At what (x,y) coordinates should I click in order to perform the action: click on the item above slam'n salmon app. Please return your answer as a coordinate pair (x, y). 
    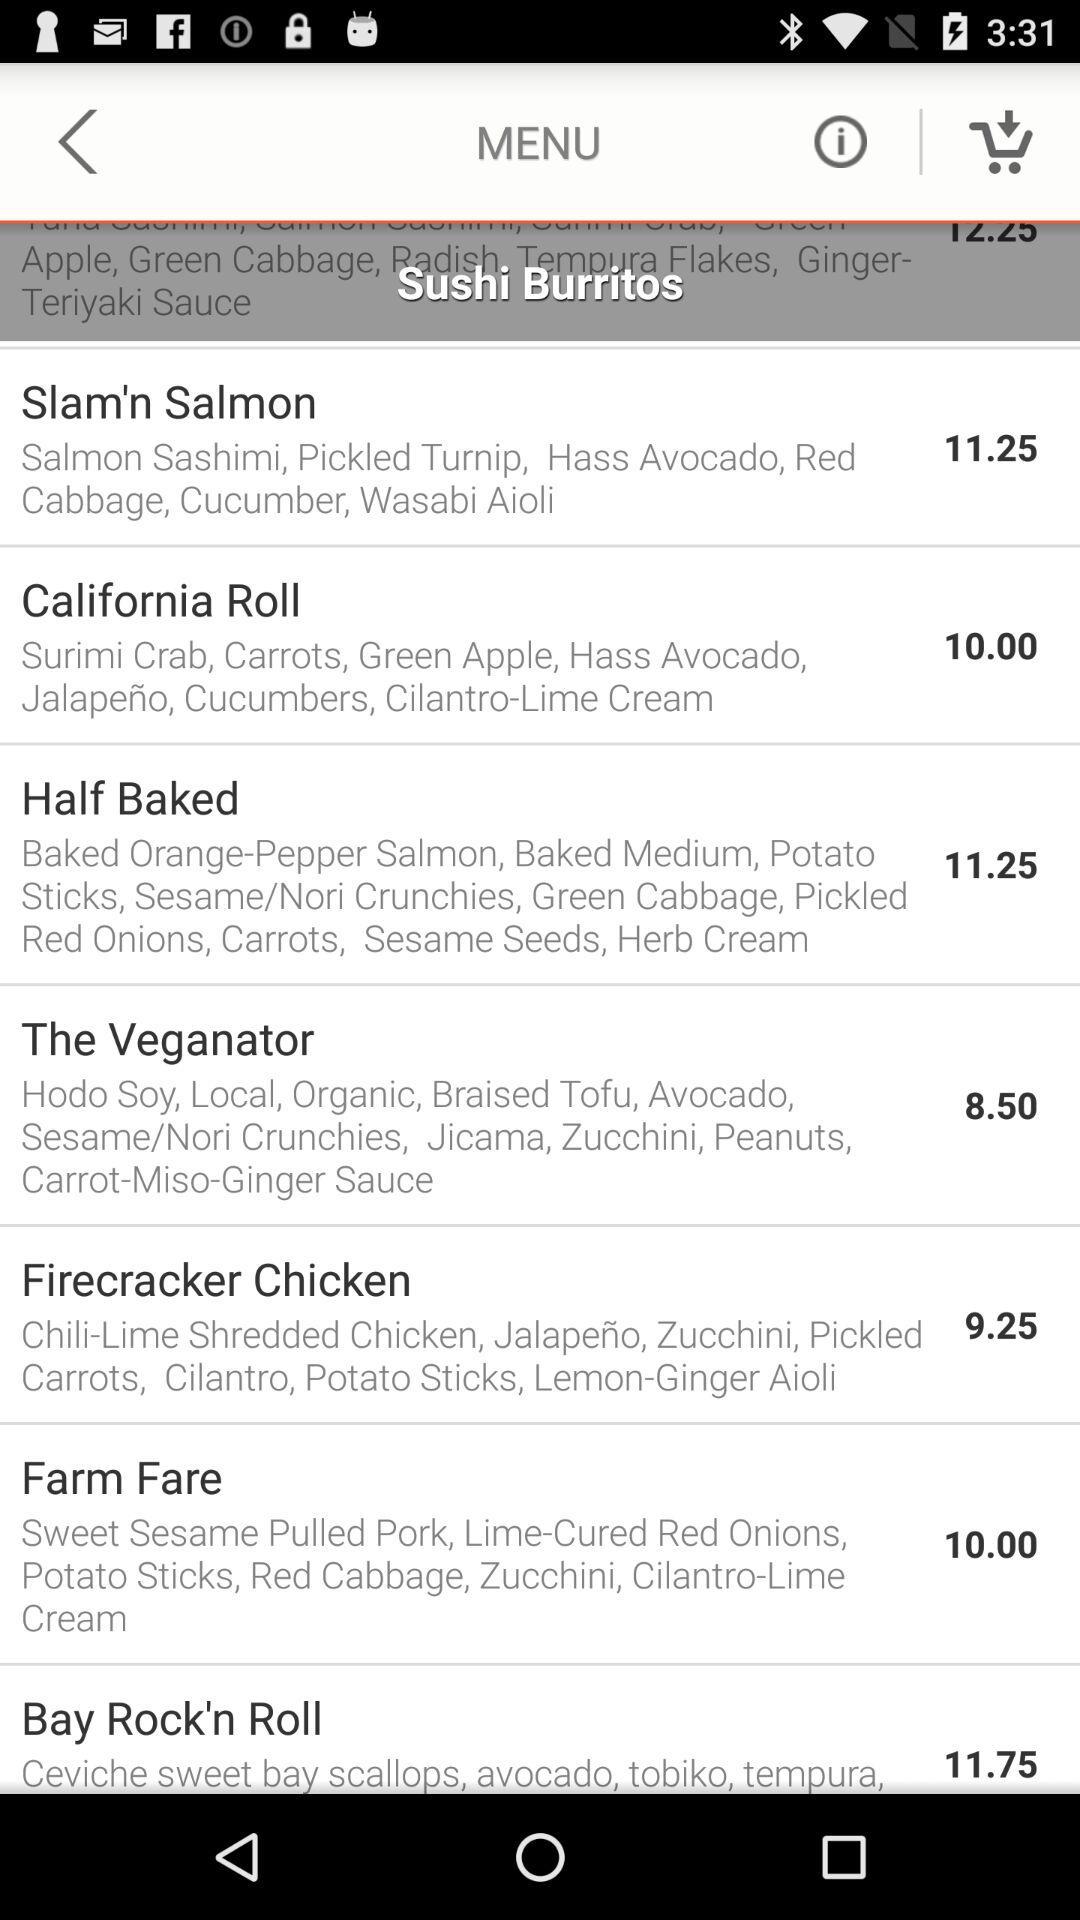
    Looking at the image, I should click on (540, 347).